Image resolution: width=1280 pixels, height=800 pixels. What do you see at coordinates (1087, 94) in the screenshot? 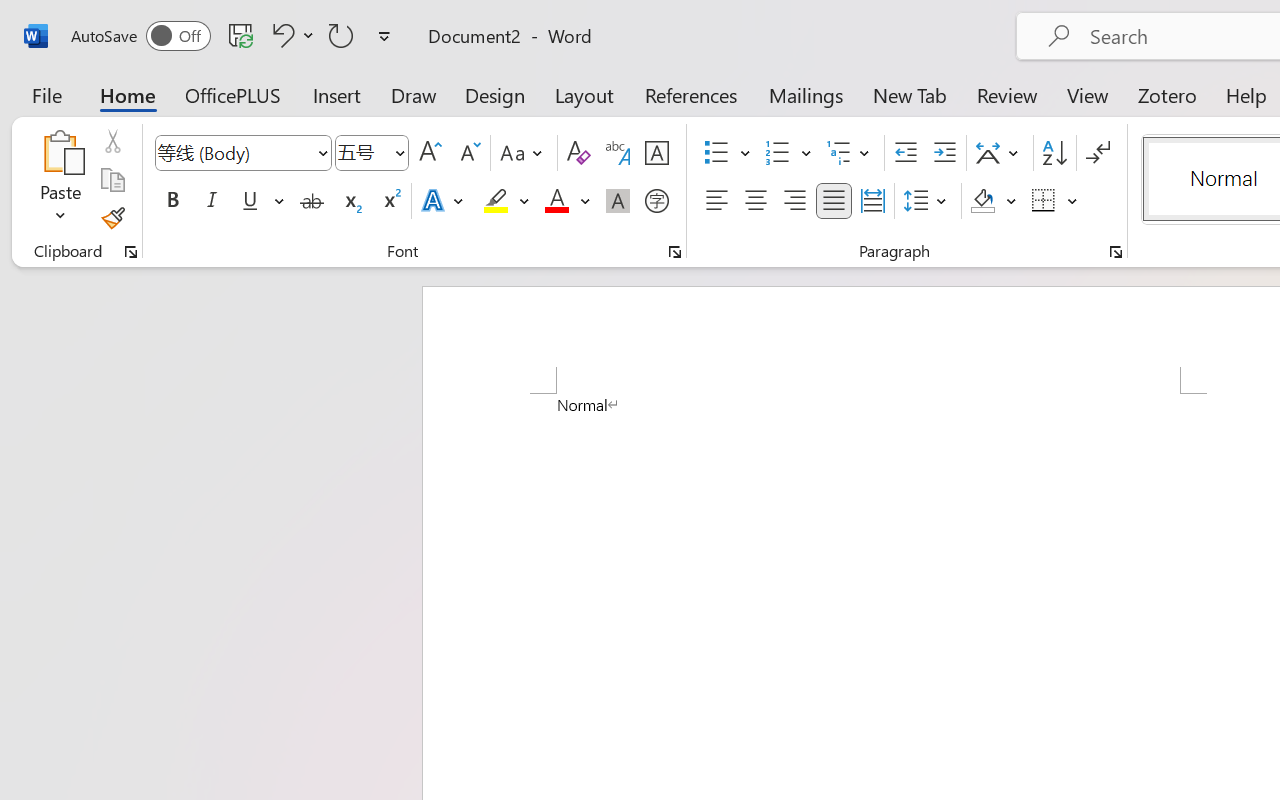
I see `'View'` at bounding box center [1087, 94].